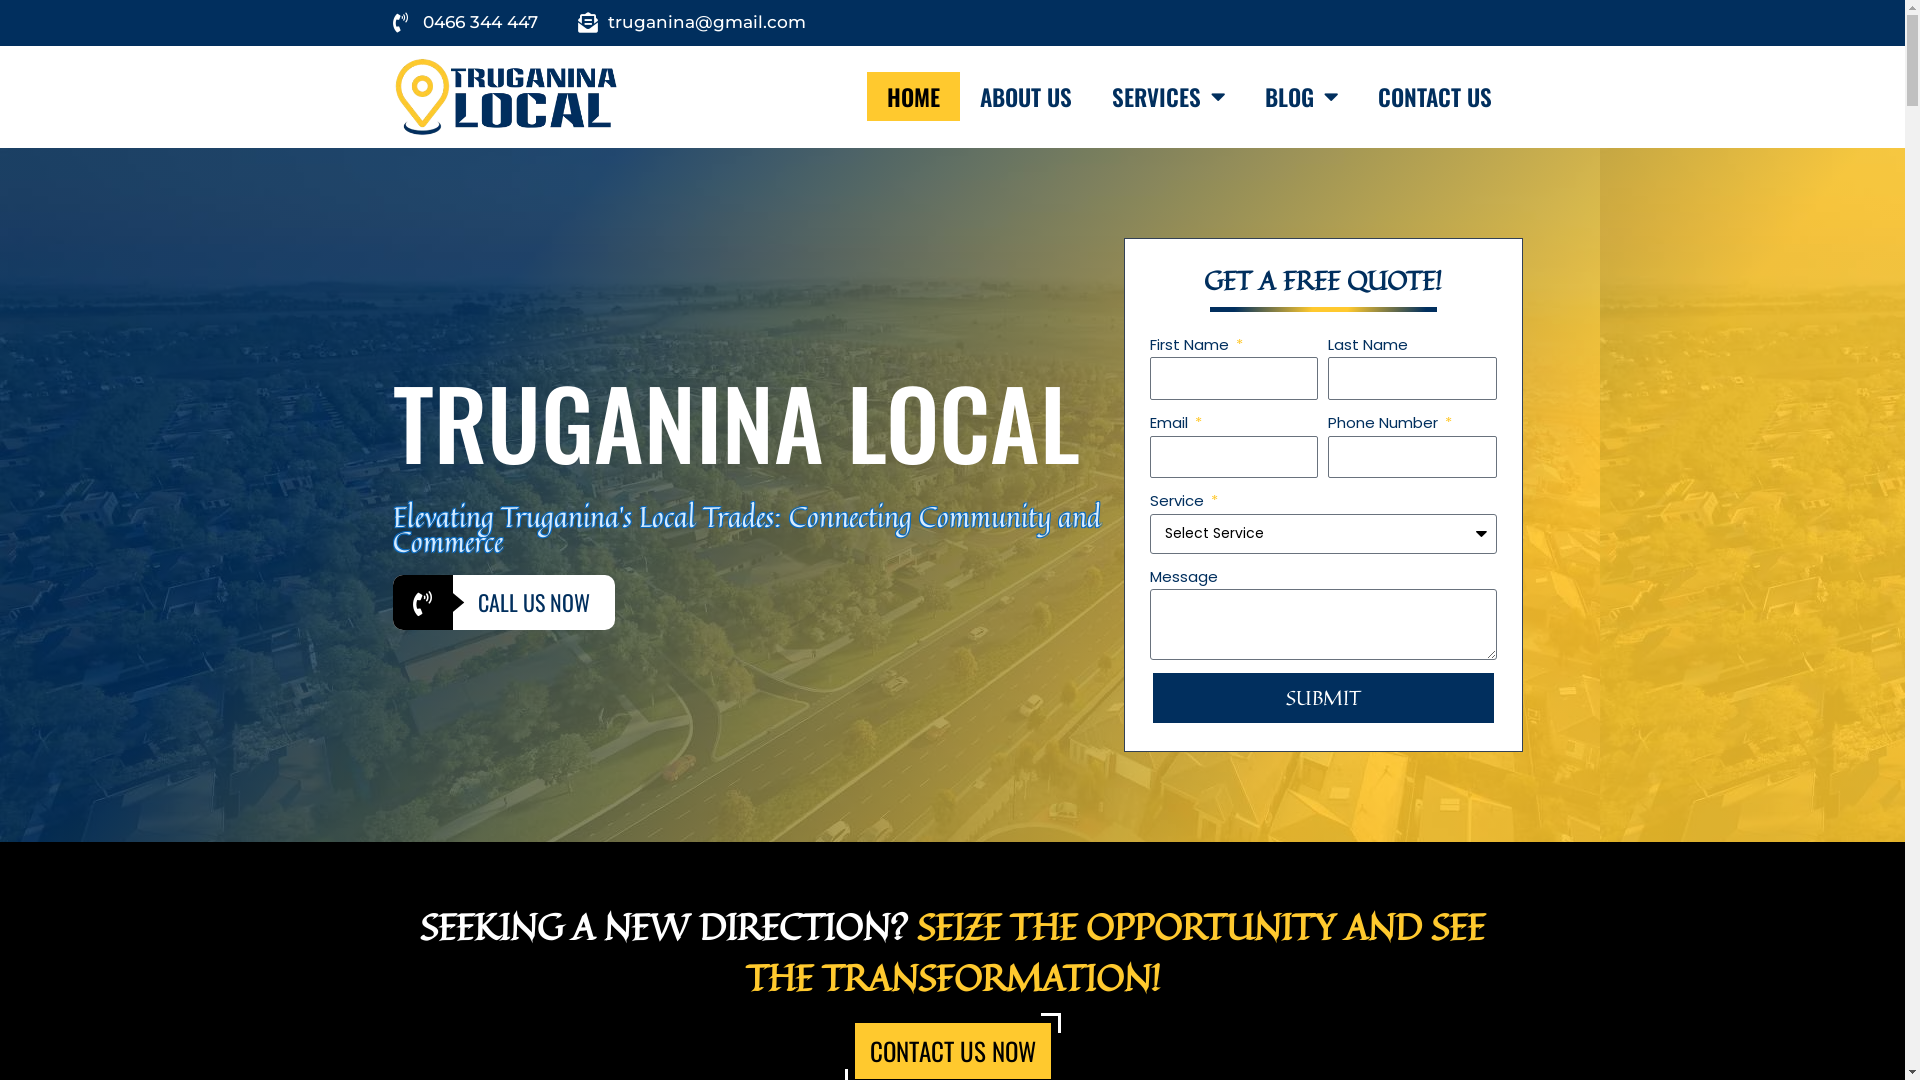 The width and height of the screenshot is (1920, 1080). Describe the element at coordinates (503, 601) in the screenshot. I see `'CALL US NOW'` at that location.